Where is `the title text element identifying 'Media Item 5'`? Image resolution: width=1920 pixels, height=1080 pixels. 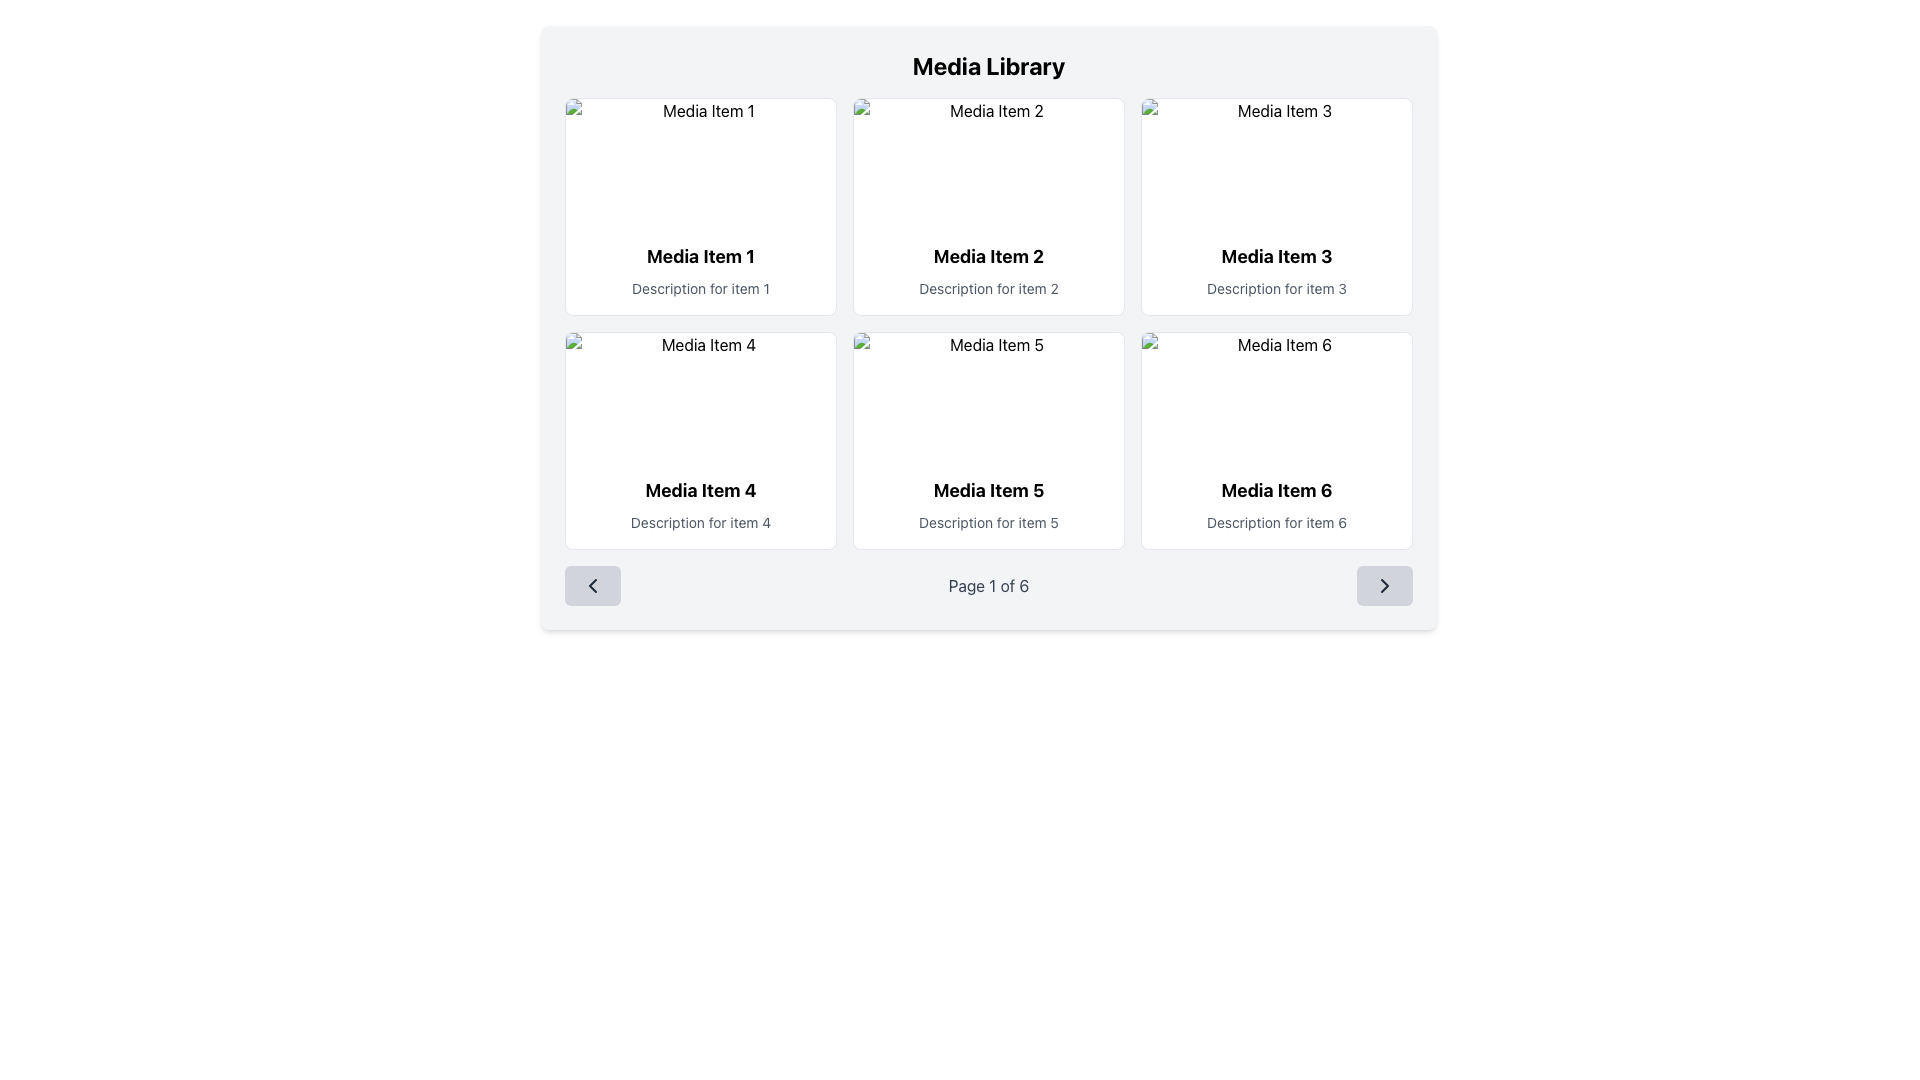 the title text element identifying 'Media Item 5' is located at coordinates (988, 490).